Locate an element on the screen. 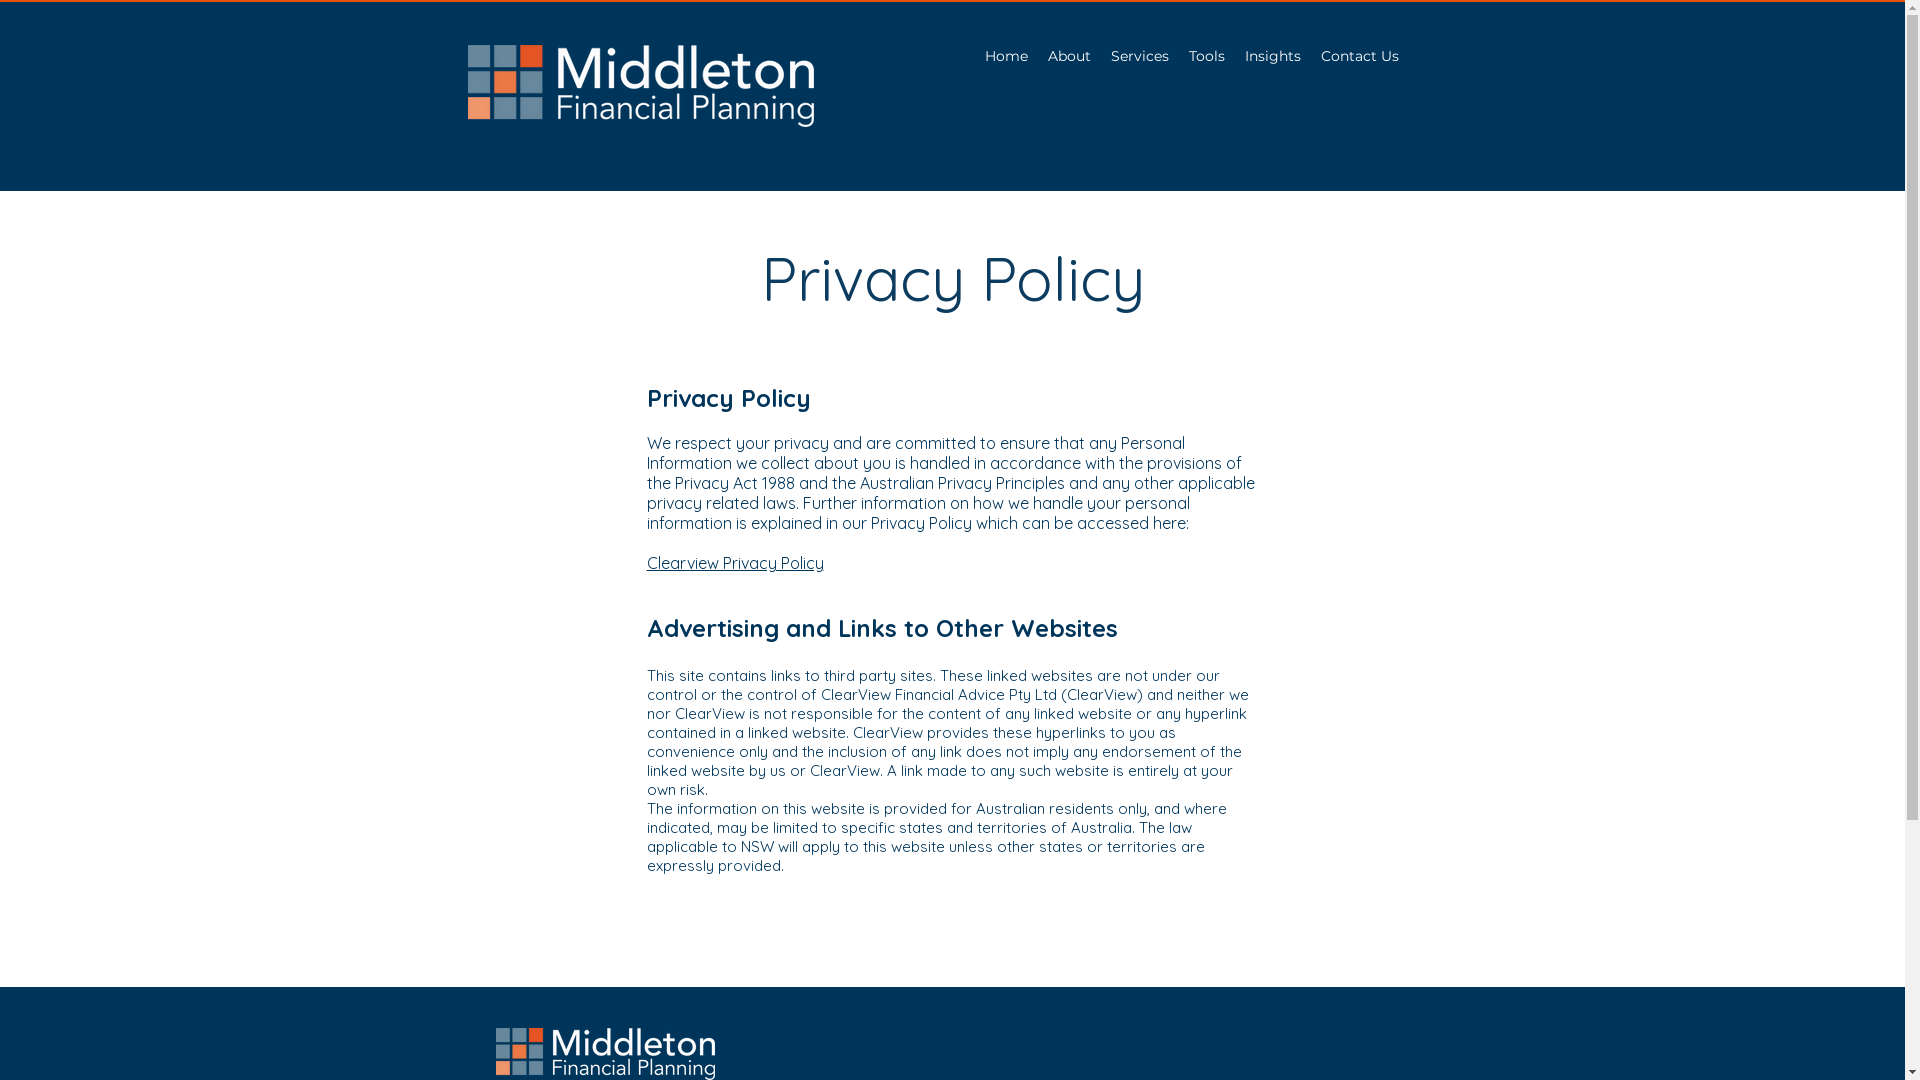 The height and width of the screenshot is (1080, 1920). 'Insights' is located at coordinates (1271, 55).